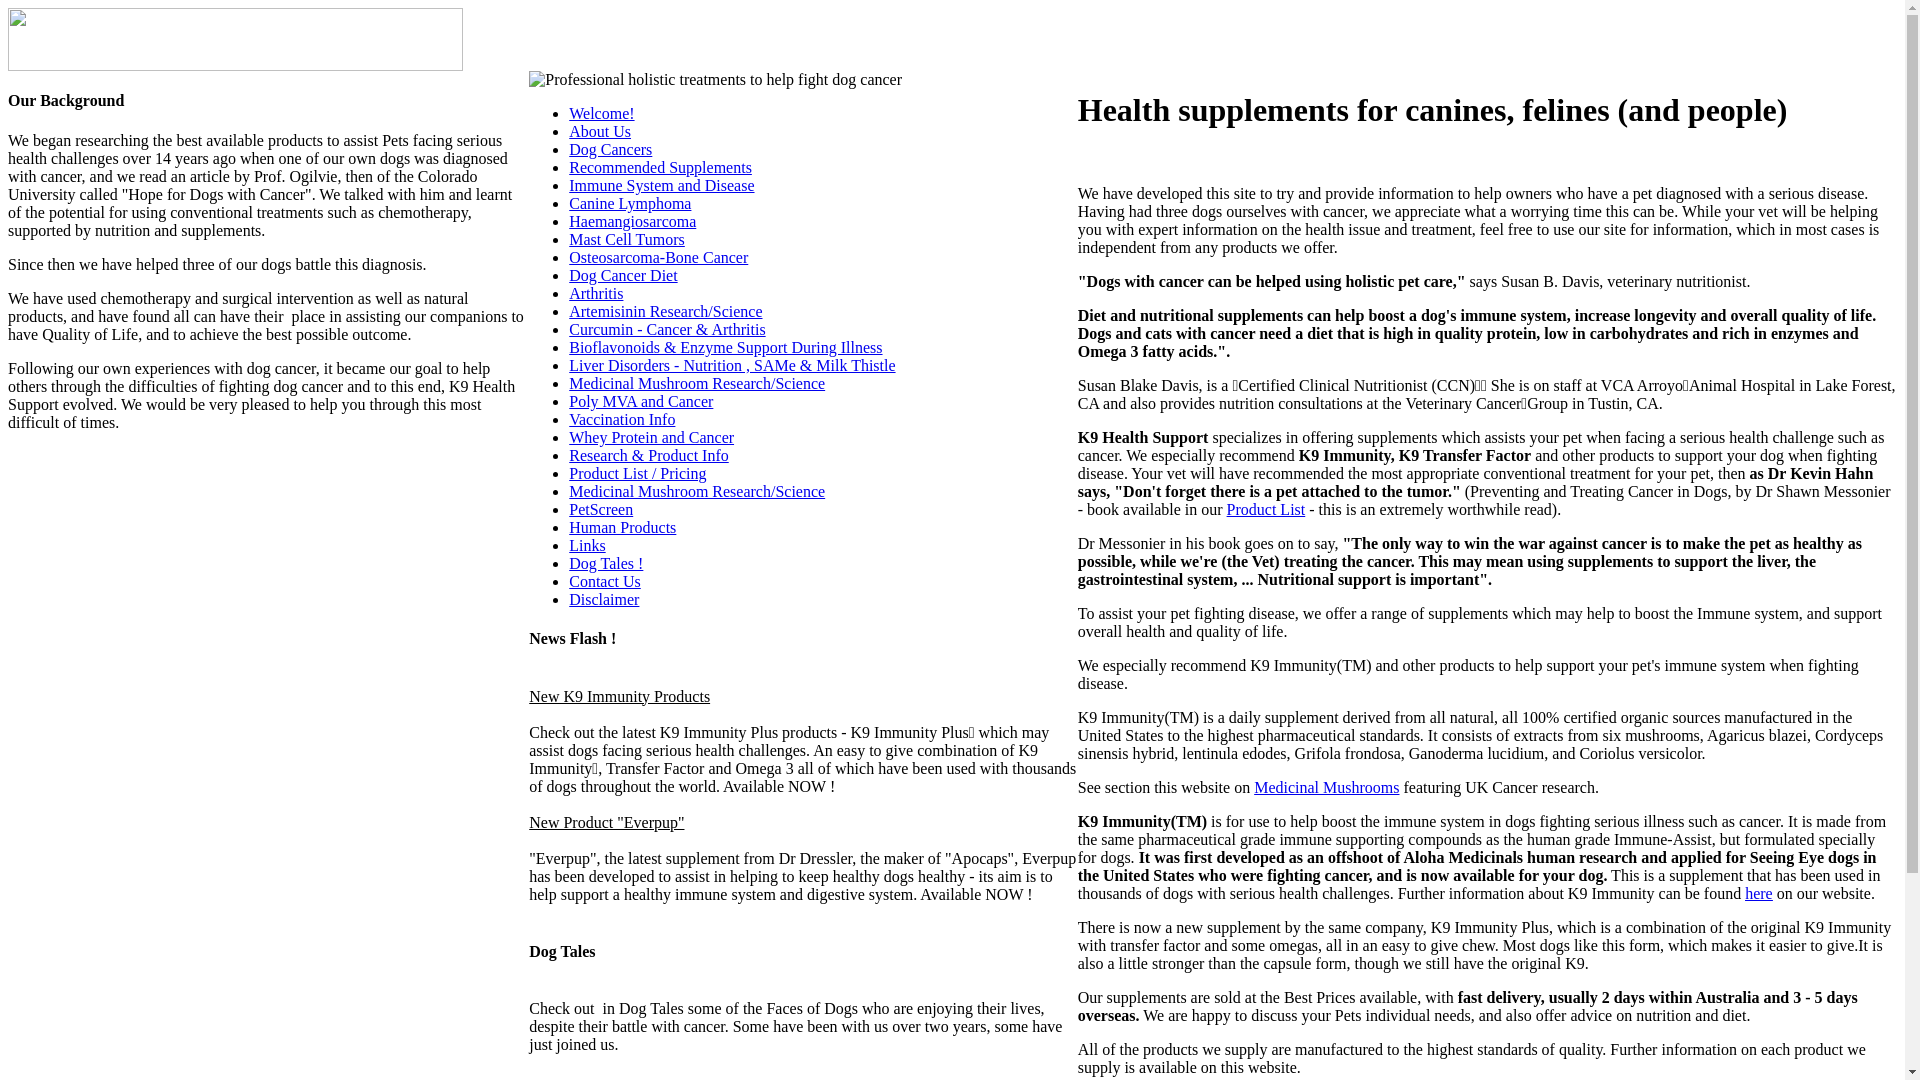  Describe the element at coordinates (724, 346) in the screenshot. I see `'Bioflavonoids & Enzyme Support During Illness'` at that location.